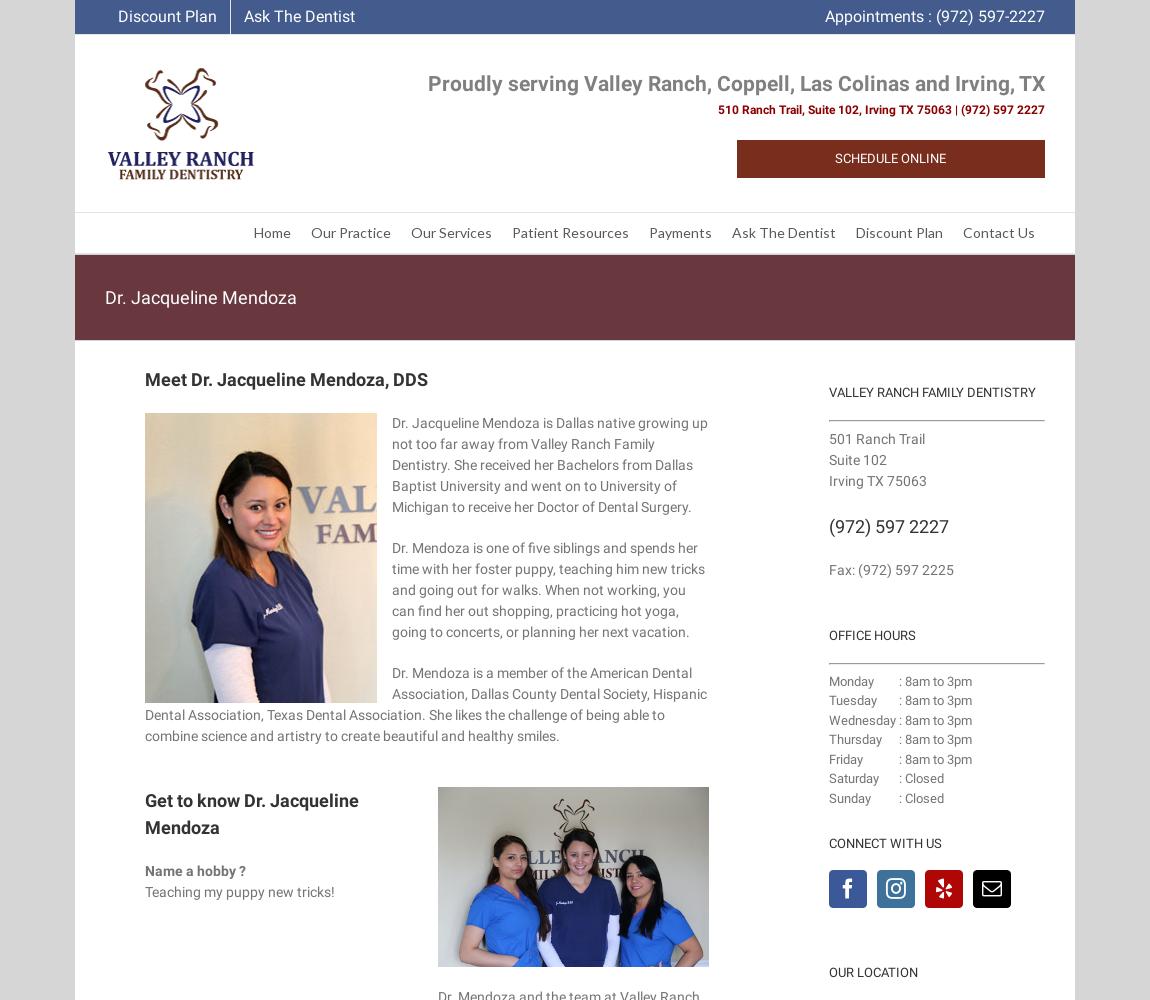  What do you see at coordinates (834, 157) in the screenshot?
I see `'Schedule Online'` at bounding box center [834, 157].